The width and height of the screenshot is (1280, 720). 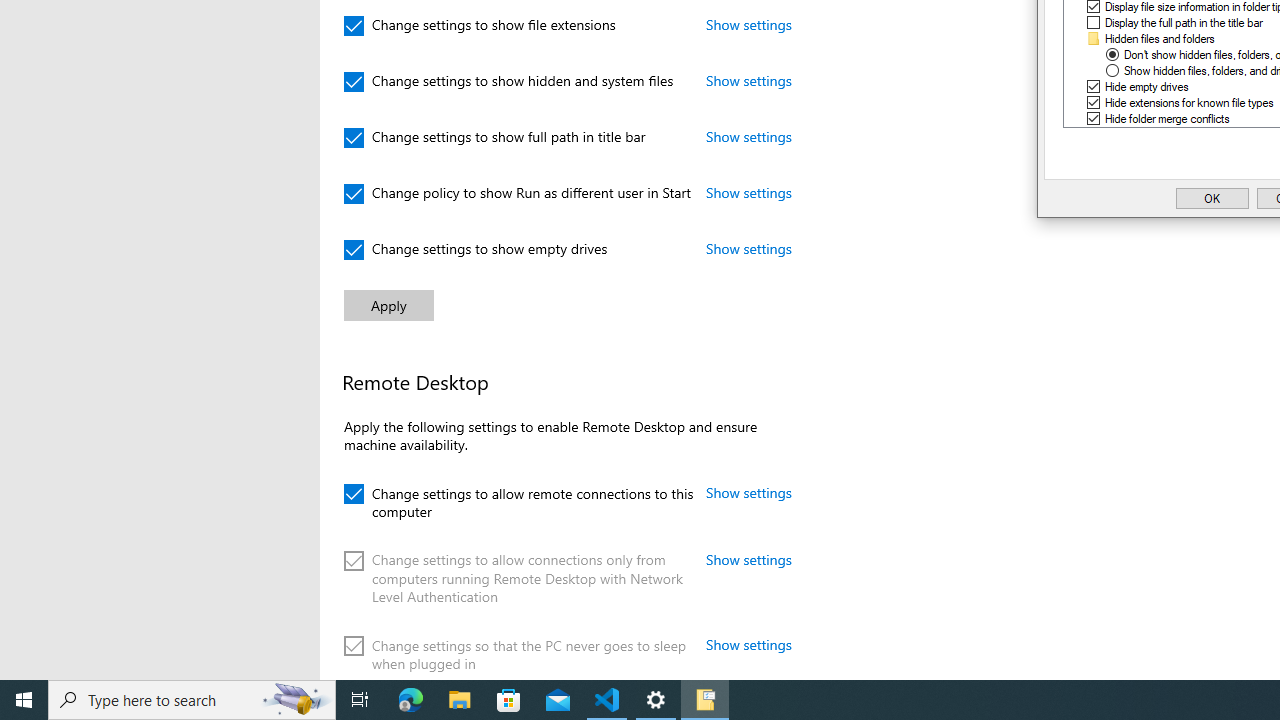 What do you see at coordinates (24, 698) in the screenshot?
I see `'Start'` at bounding box center [24, 698].